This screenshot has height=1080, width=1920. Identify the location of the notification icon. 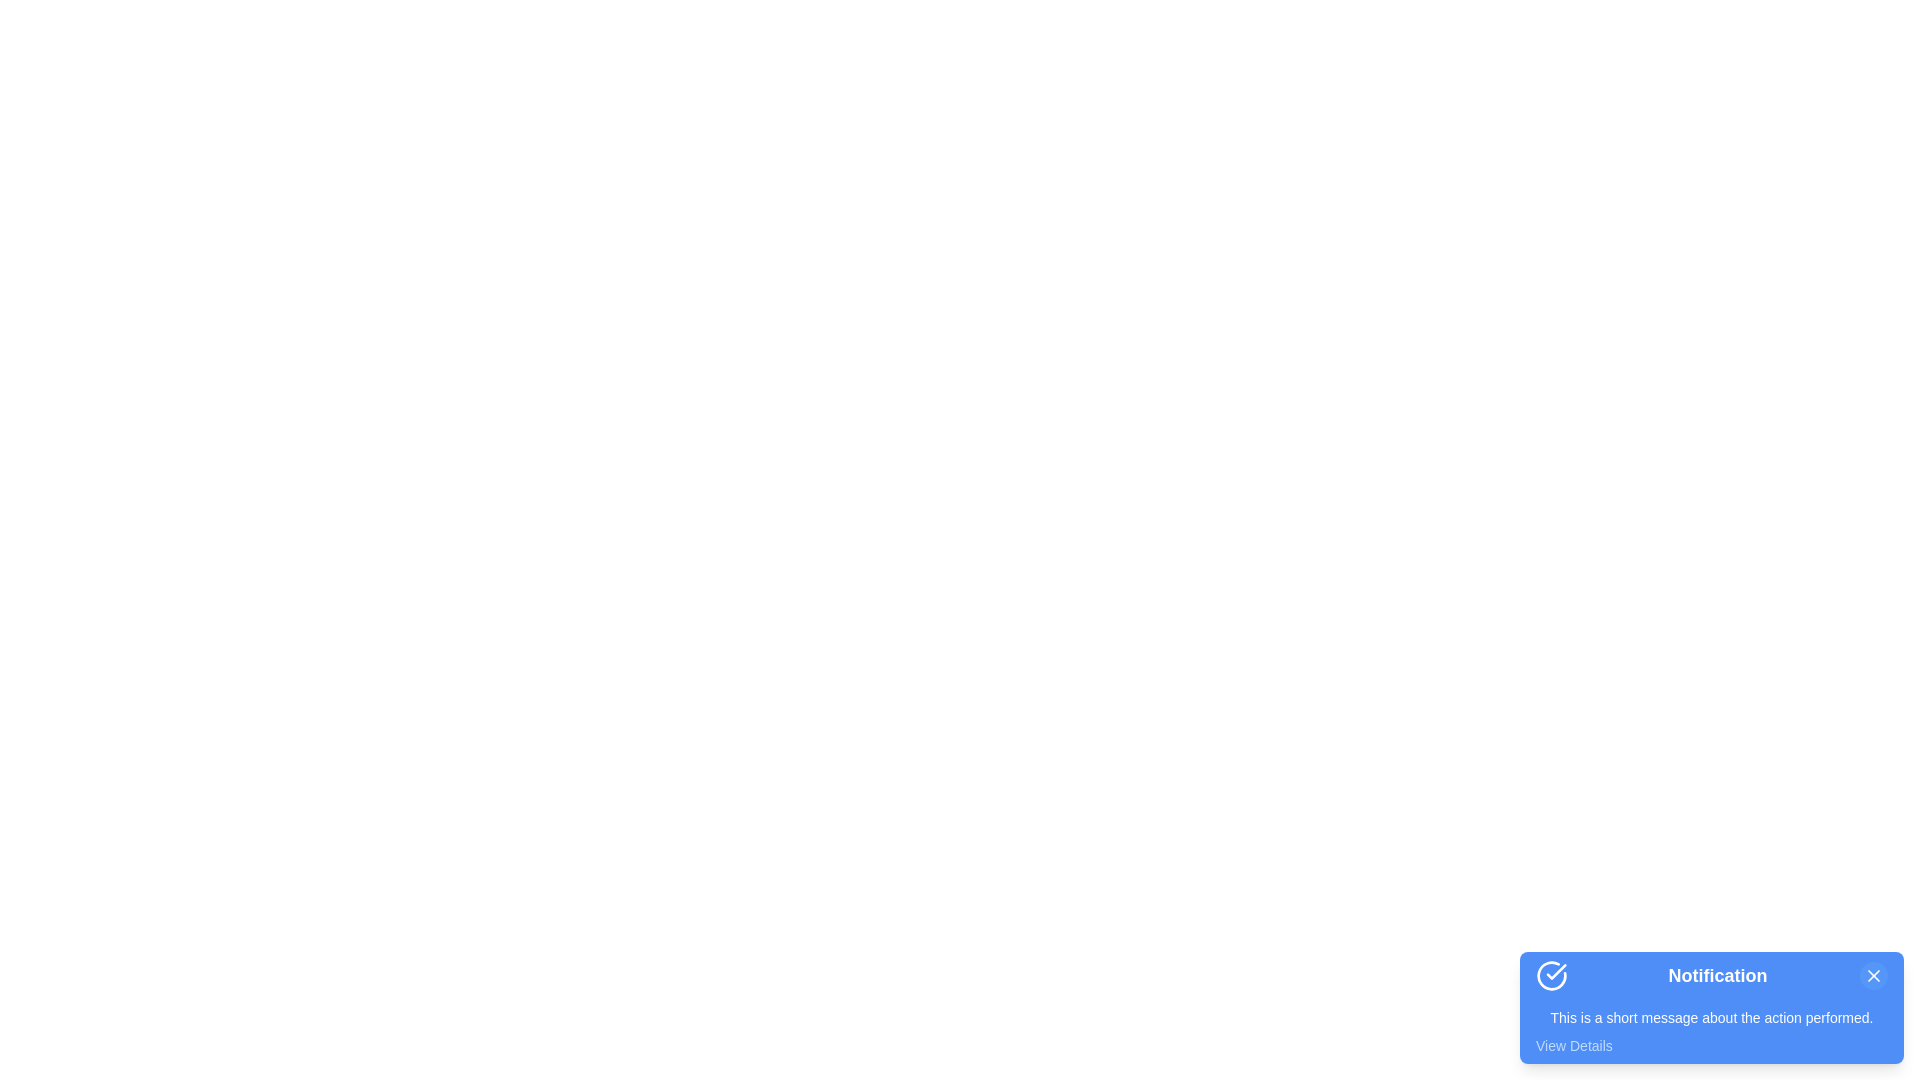
(1550, 974).